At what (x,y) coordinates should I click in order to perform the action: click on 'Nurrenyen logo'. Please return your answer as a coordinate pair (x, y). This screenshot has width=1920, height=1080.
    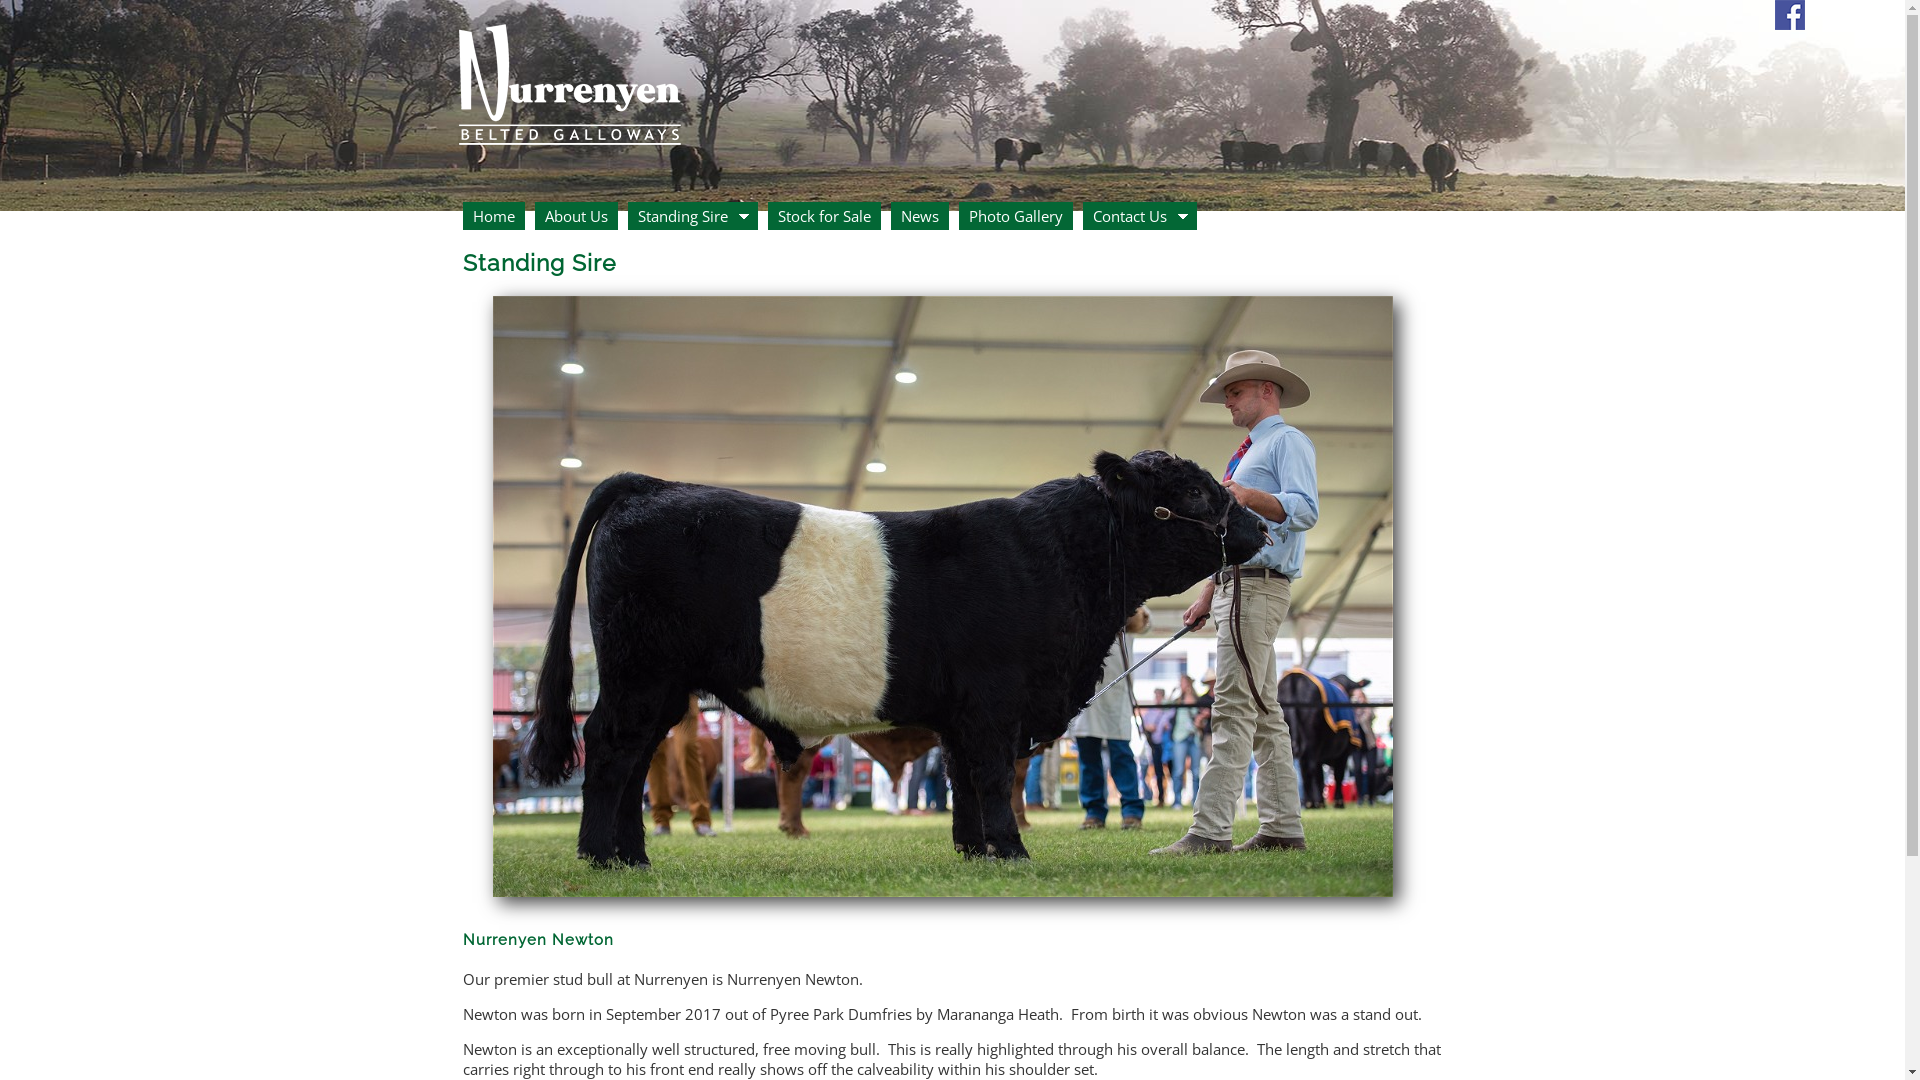
    Looking at the image, I should click on (567, 75).